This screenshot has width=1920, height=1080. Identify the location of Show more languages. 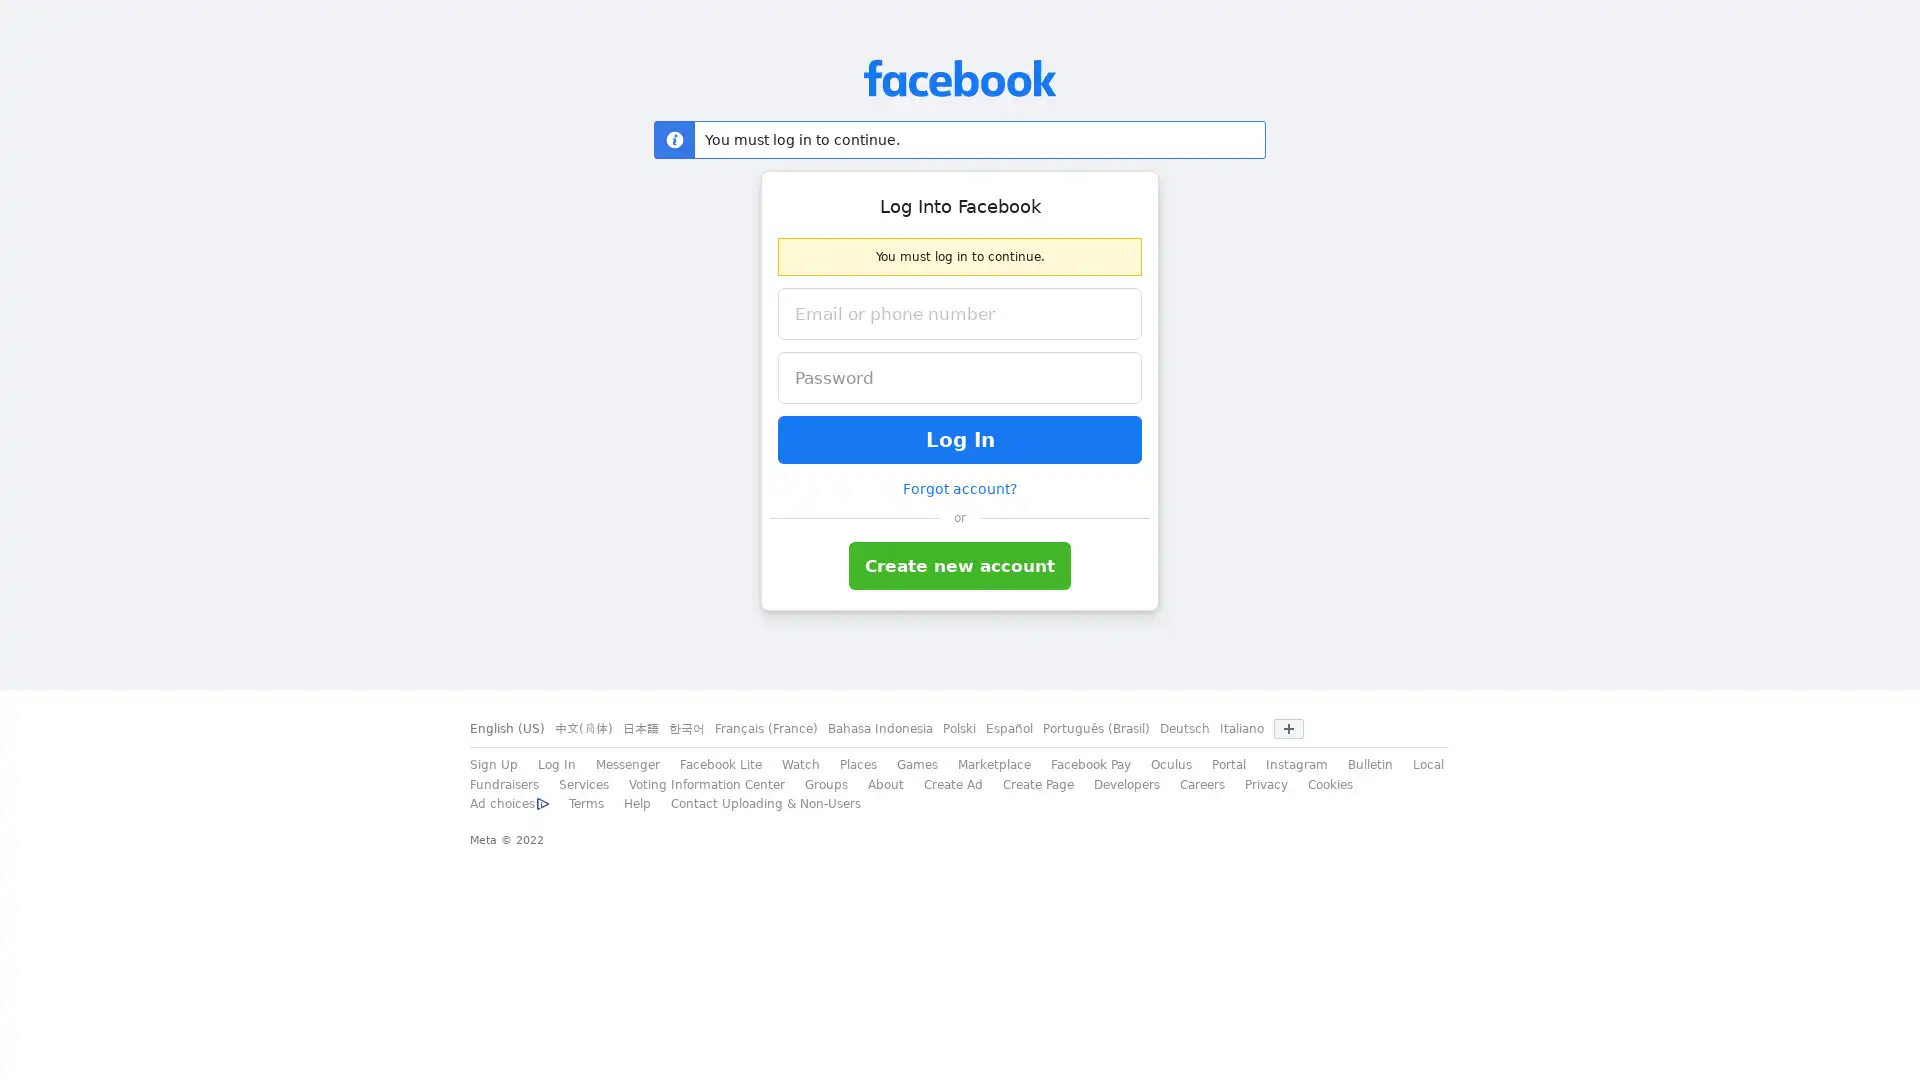
(1289, 729).